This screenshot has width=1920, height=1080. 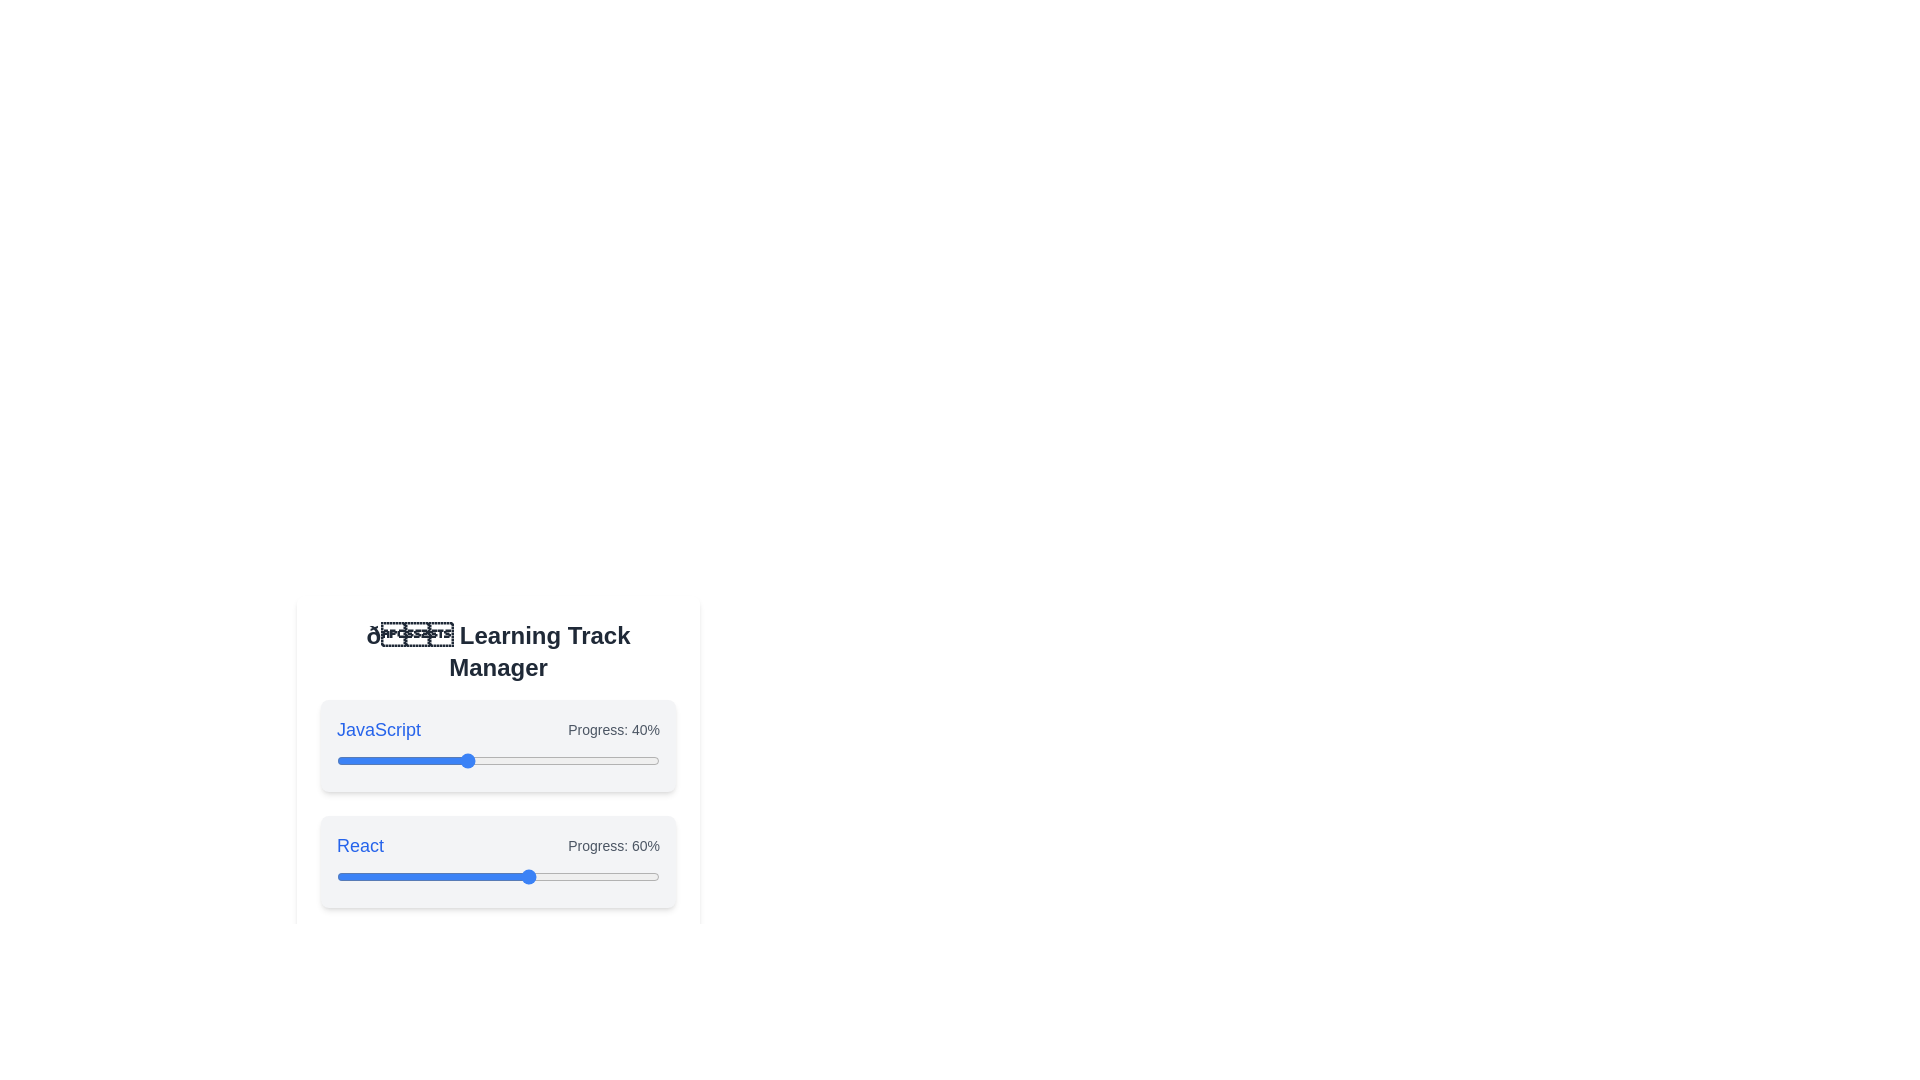 What do you see at coordinates (498, 992) in the screenshot?
I see `the horizontal range slider to set the value, currently at 20, by adjusting its position` at bounding box center [498, 992].